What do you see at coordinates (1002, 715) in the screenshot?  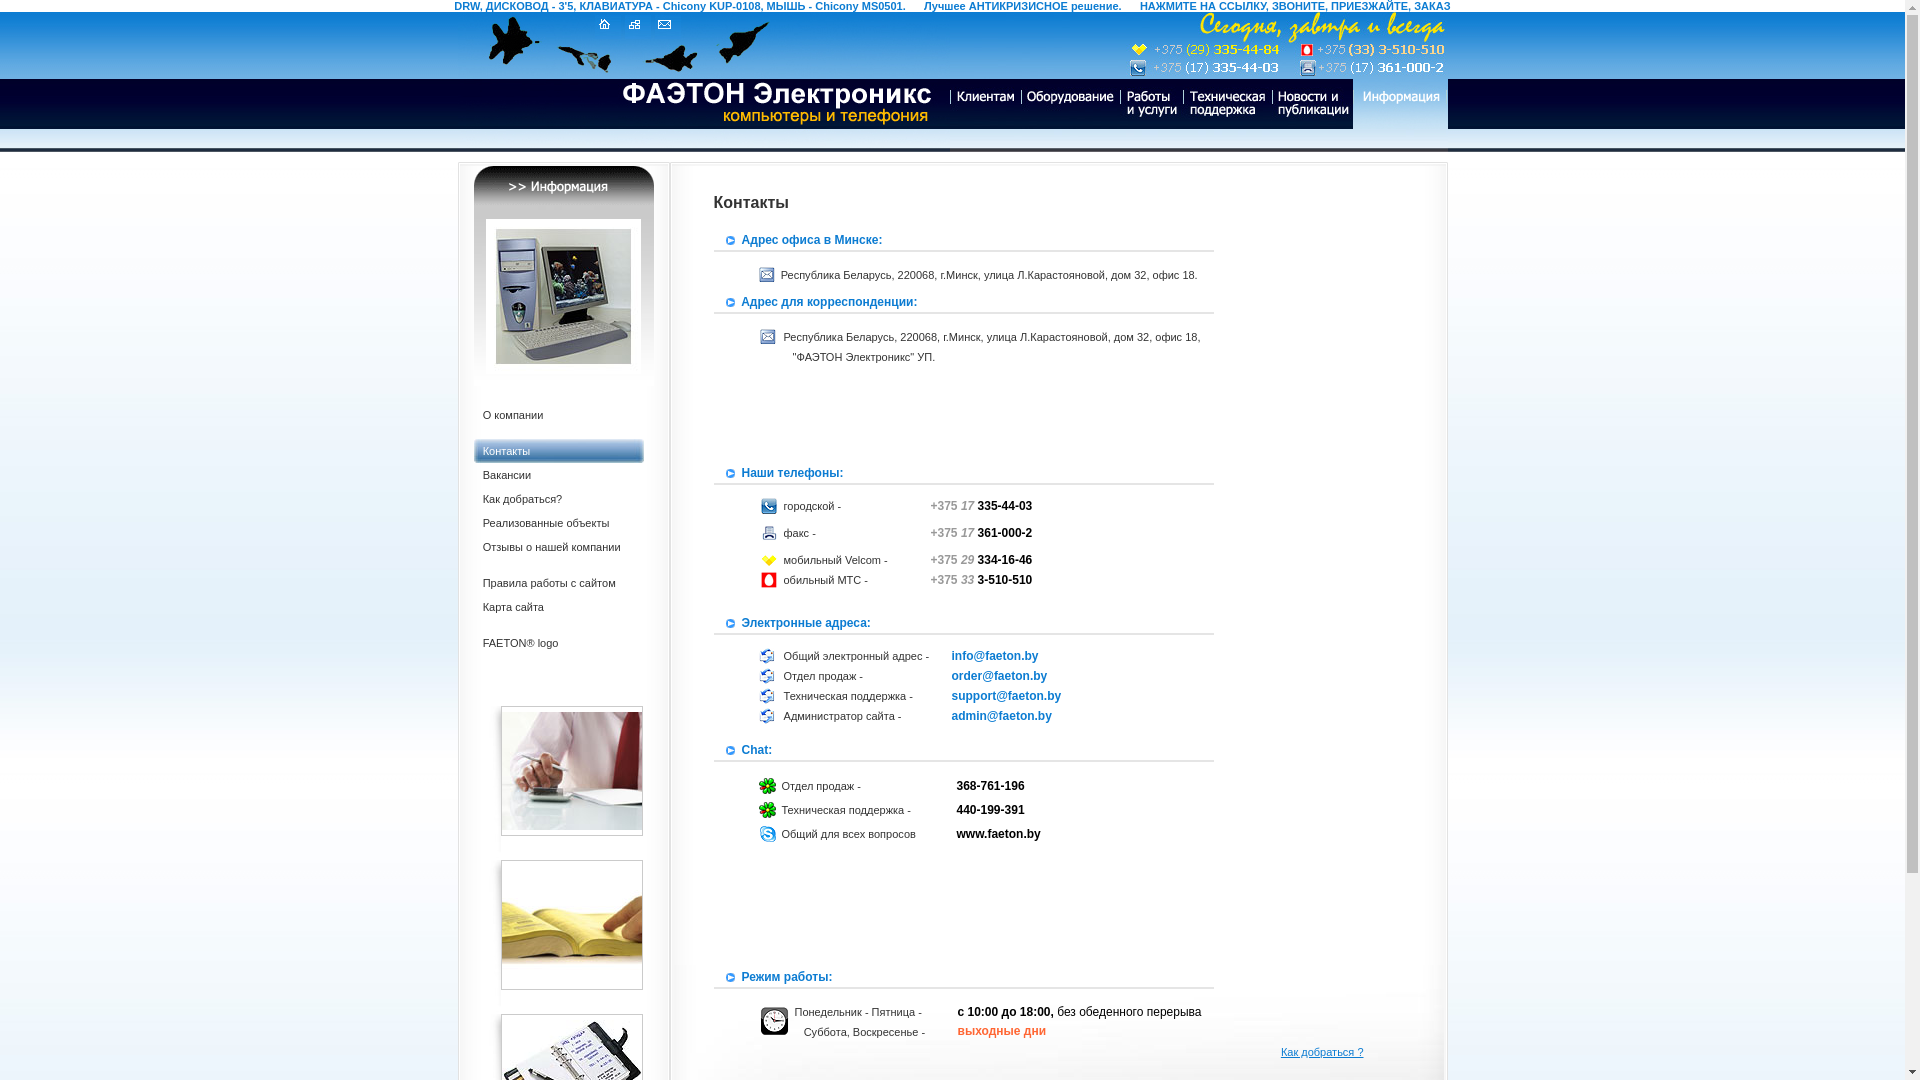 I see `'admin@faeton.by'` at bounding box center [1002, 715].